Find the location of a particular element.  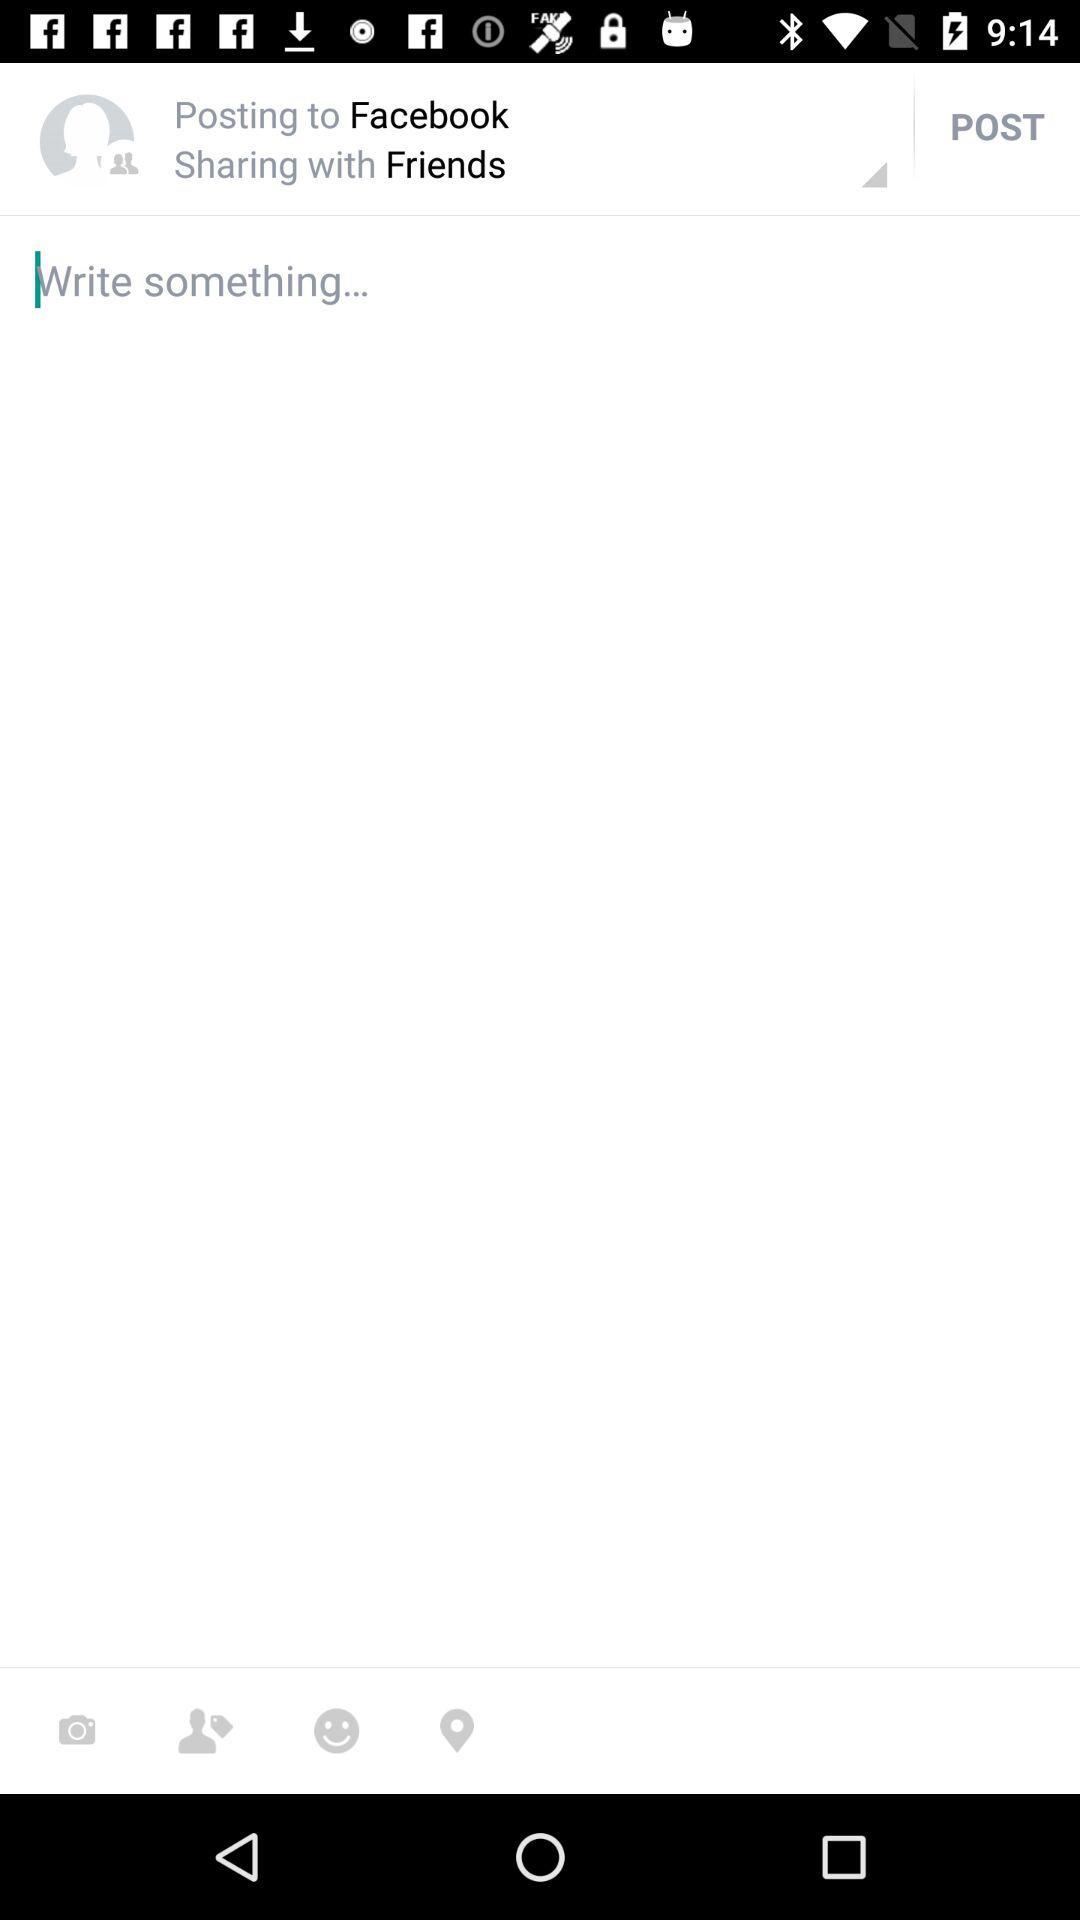

the emoji icon is located at coordinates (335, 1730).